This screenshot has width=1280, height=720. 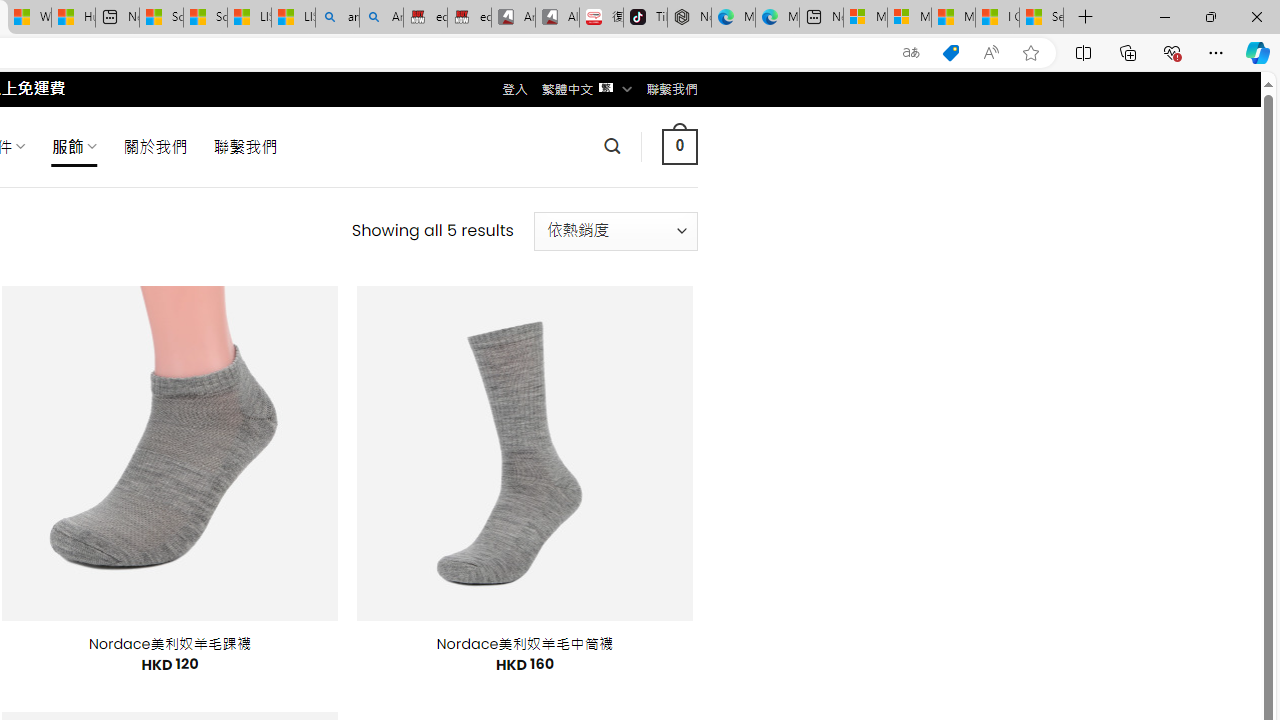 I want to click on 'This site has coupons! Shopping in Microsoft Edge', so click(x=950, y=52).